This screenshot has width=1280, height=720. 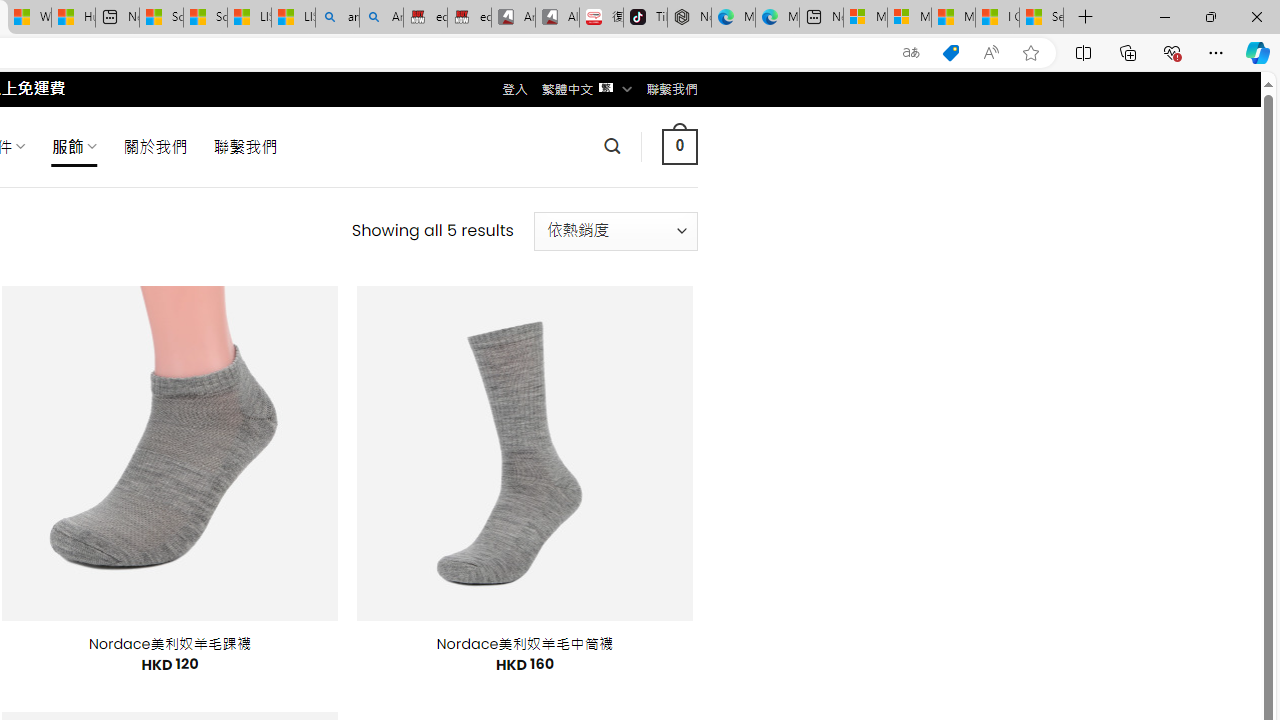 I want to click on 'This site has coupons! Shopping in Microsoft Edge', so click(x=950, y=52).